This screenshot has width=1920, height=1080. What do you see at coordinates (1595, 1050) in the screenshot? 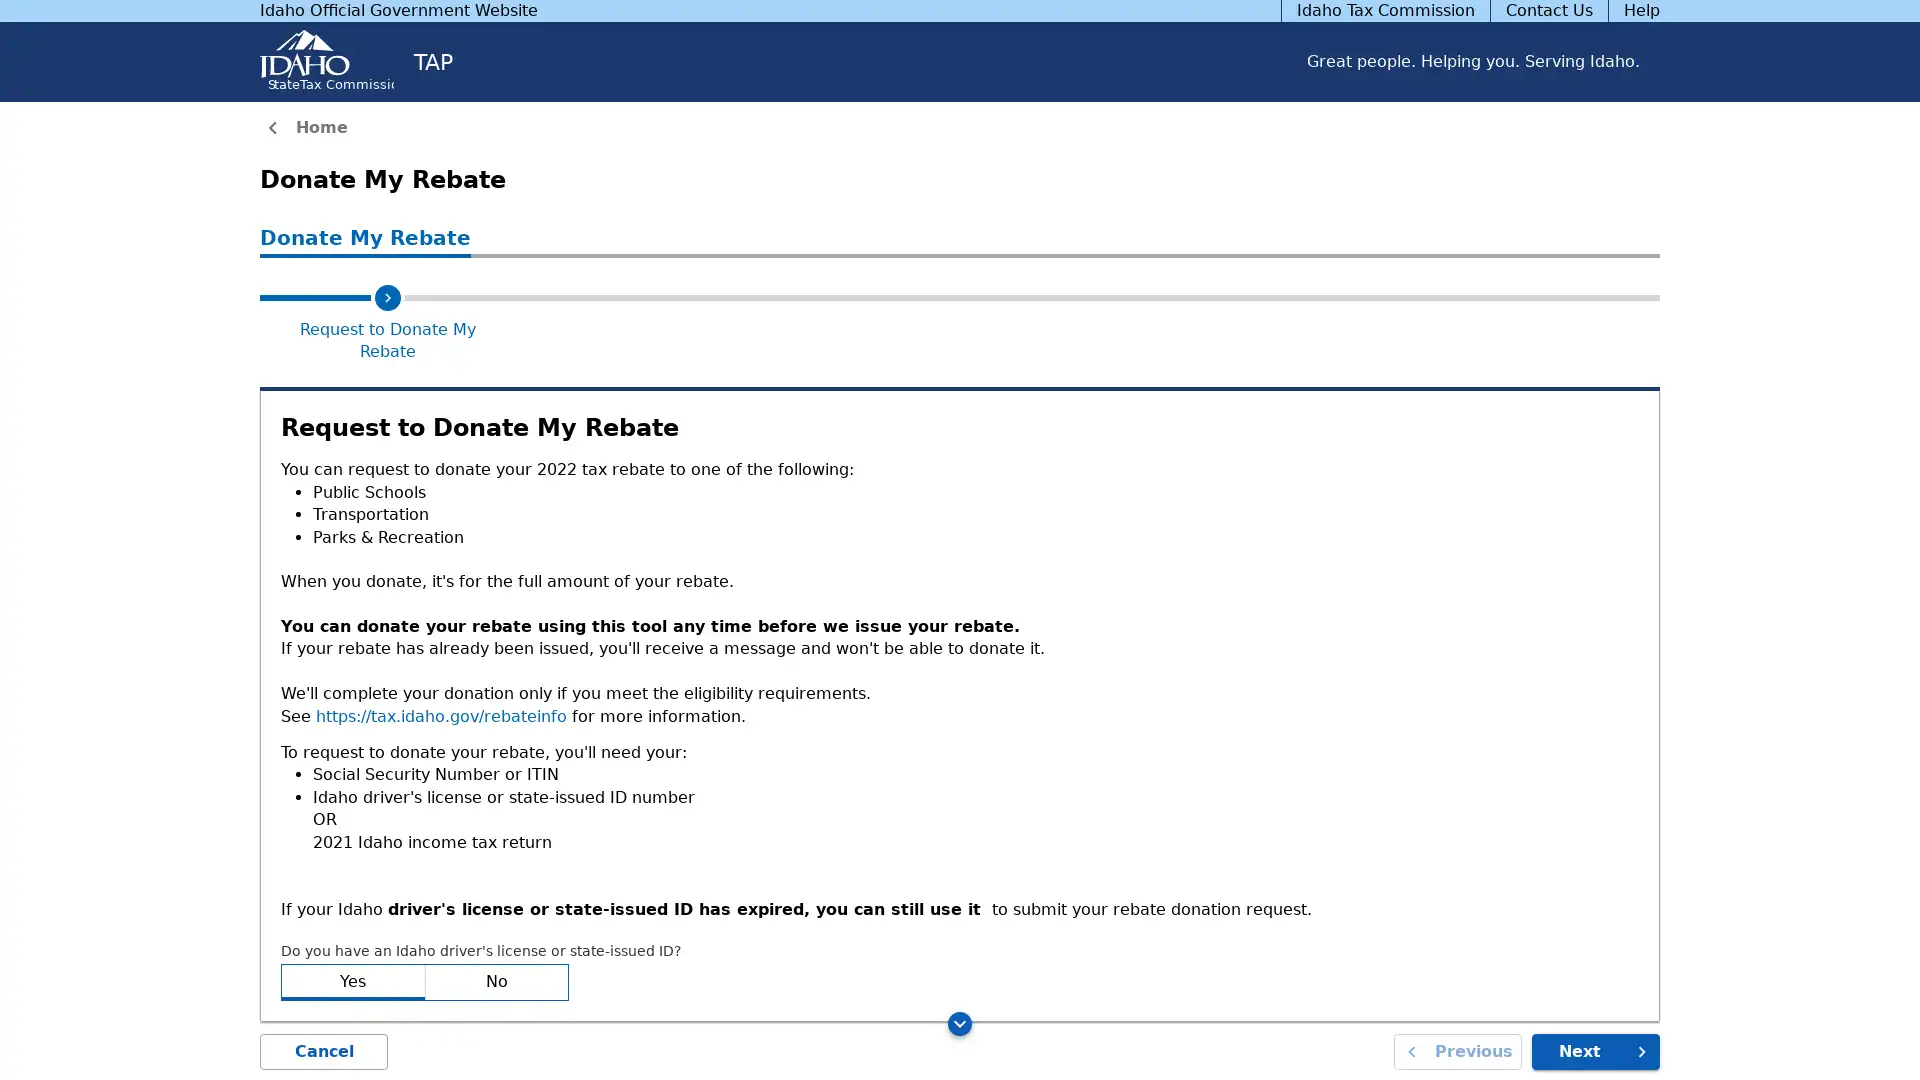
I see `Next` at bounding box center [1595, 1050].